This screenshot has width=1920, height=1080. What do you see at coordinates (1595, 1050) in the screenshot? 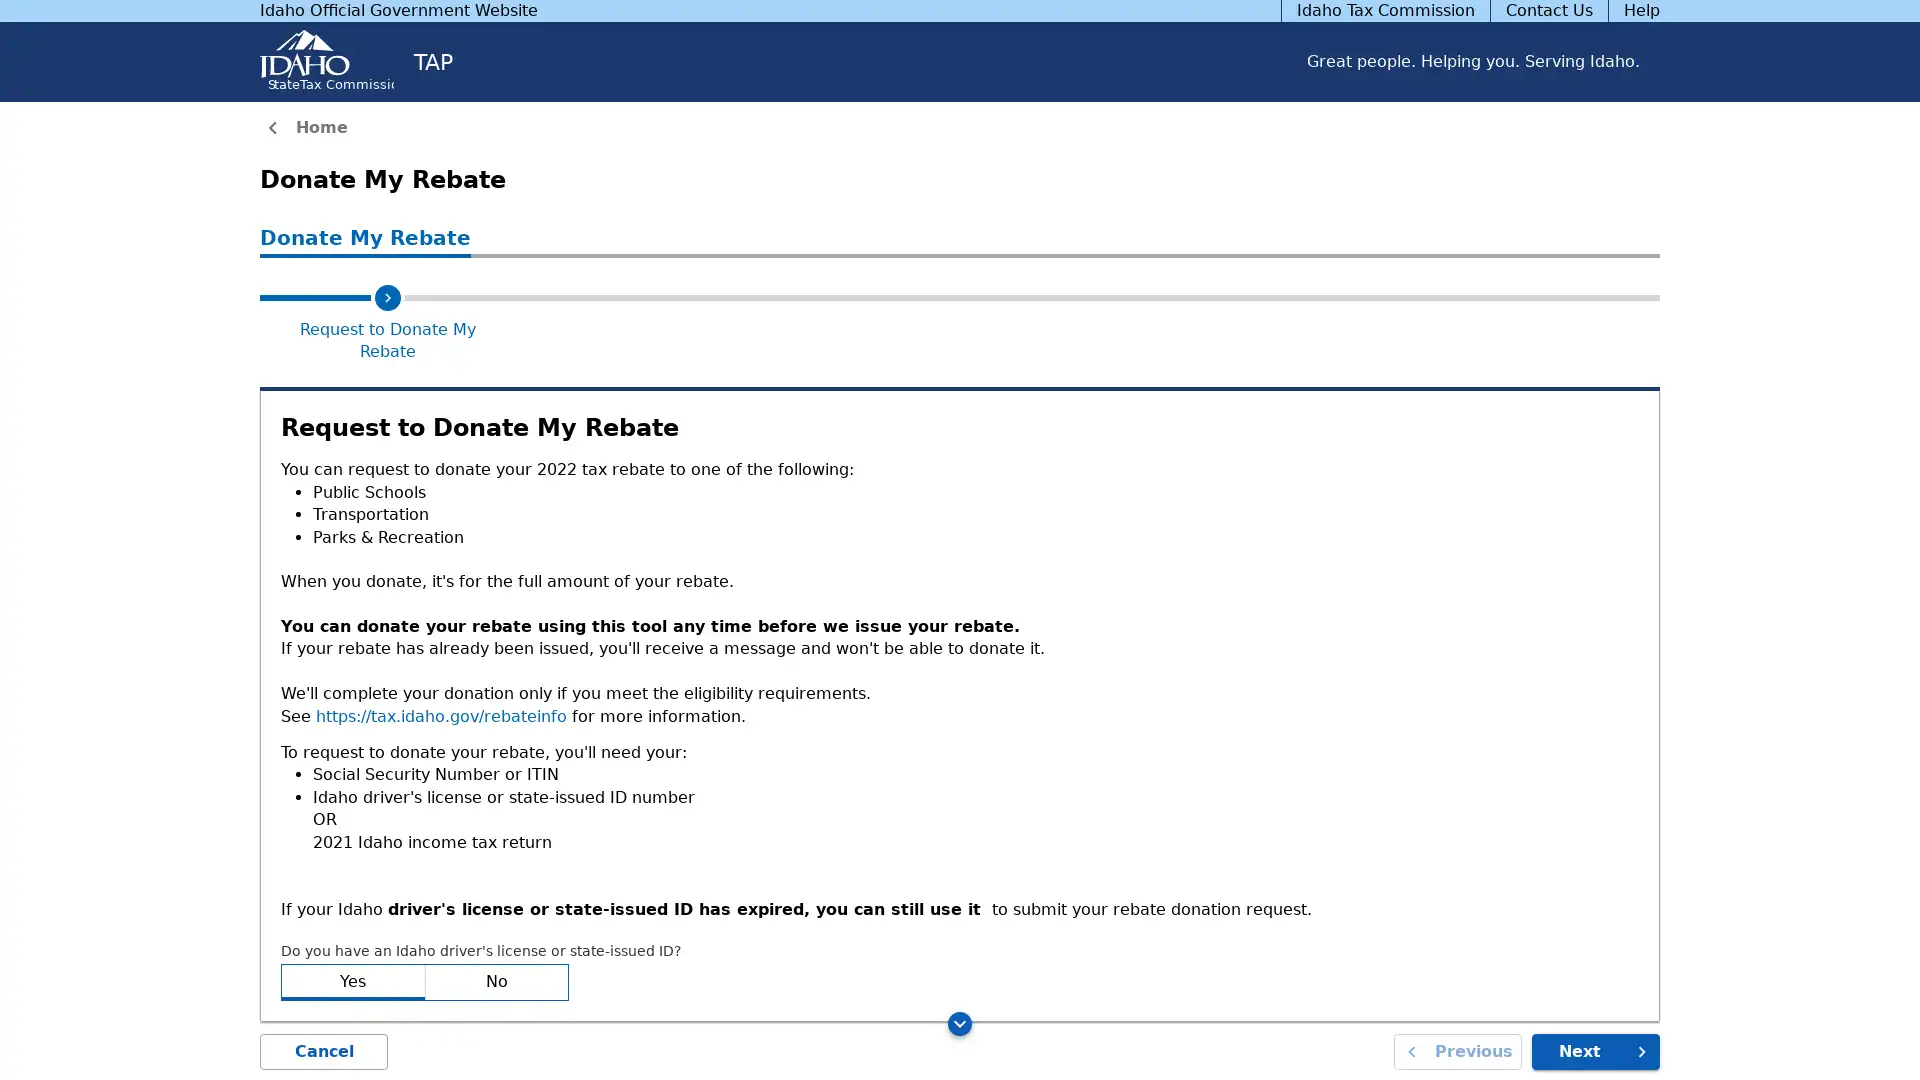
I see `Next` at bounding box center [1595, 1050].